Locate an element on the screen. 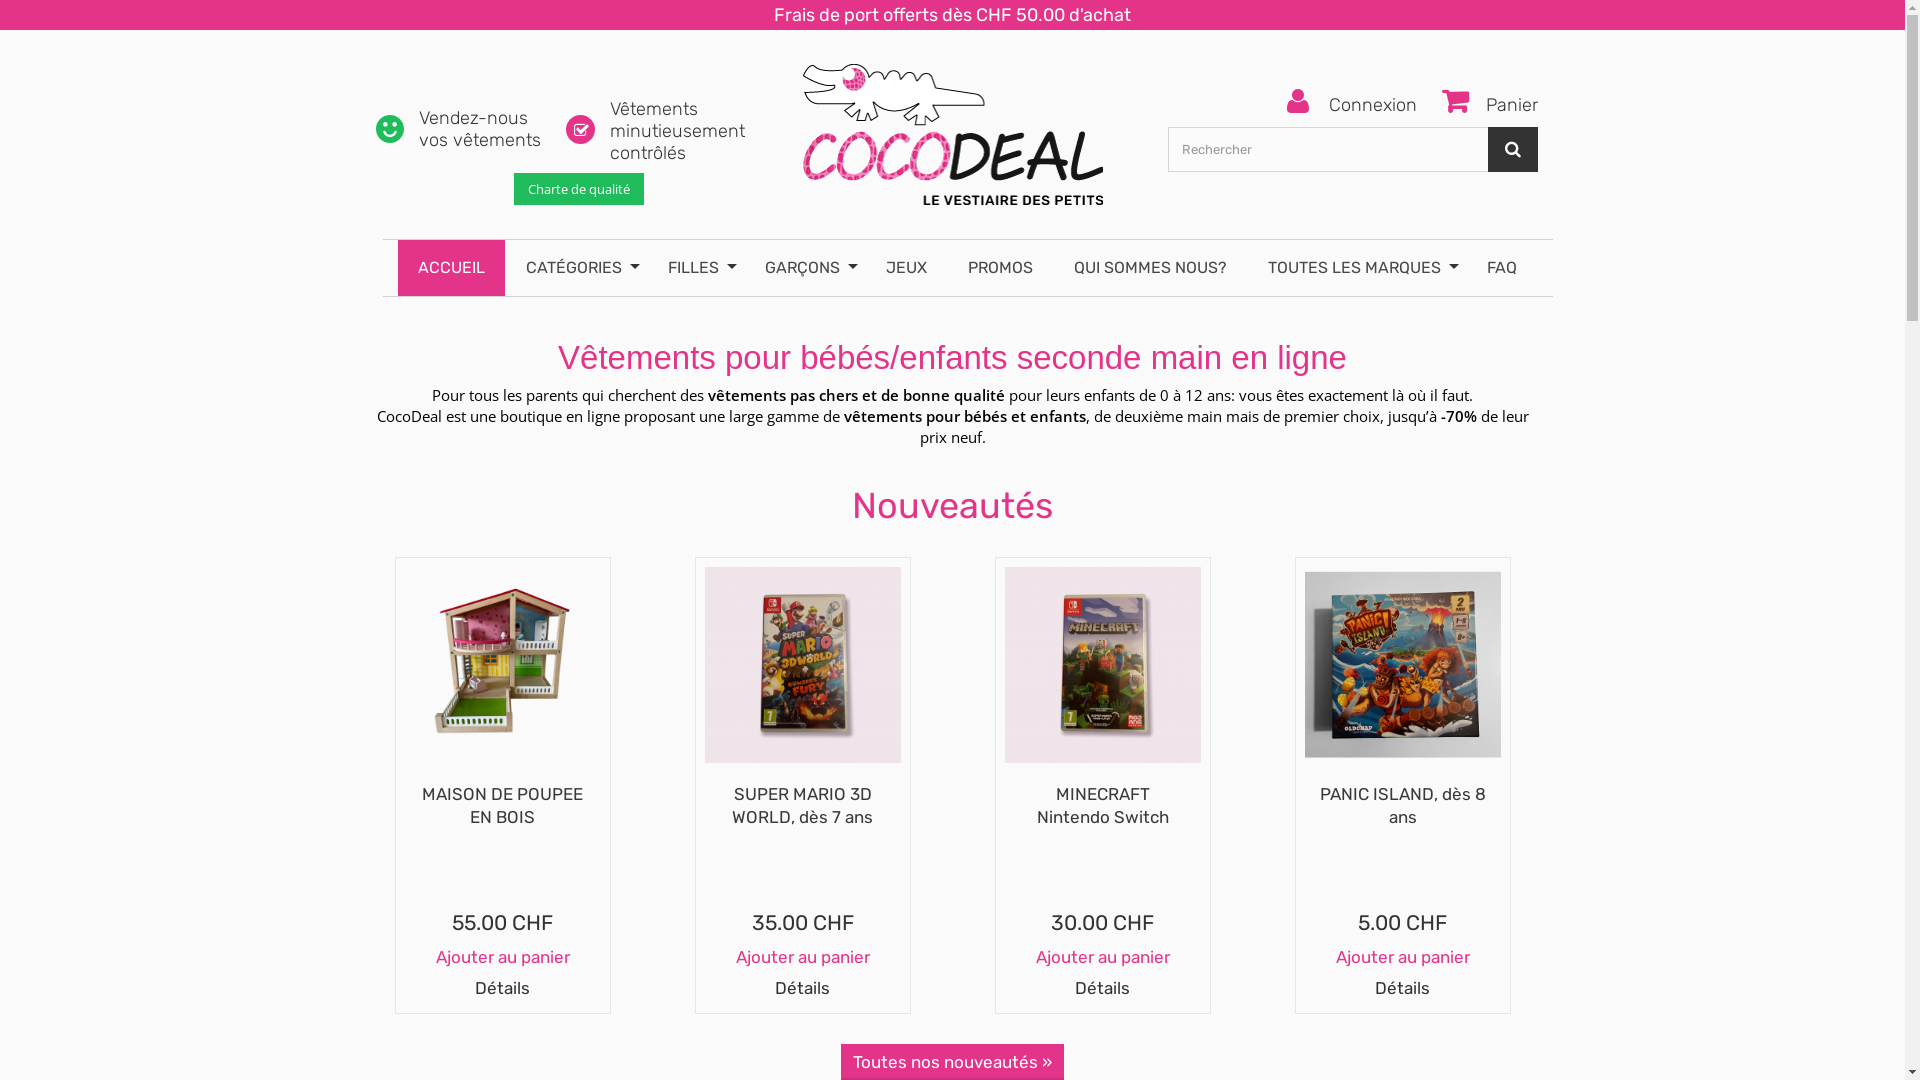  'JEUX' is located at coordinates (905, 266).